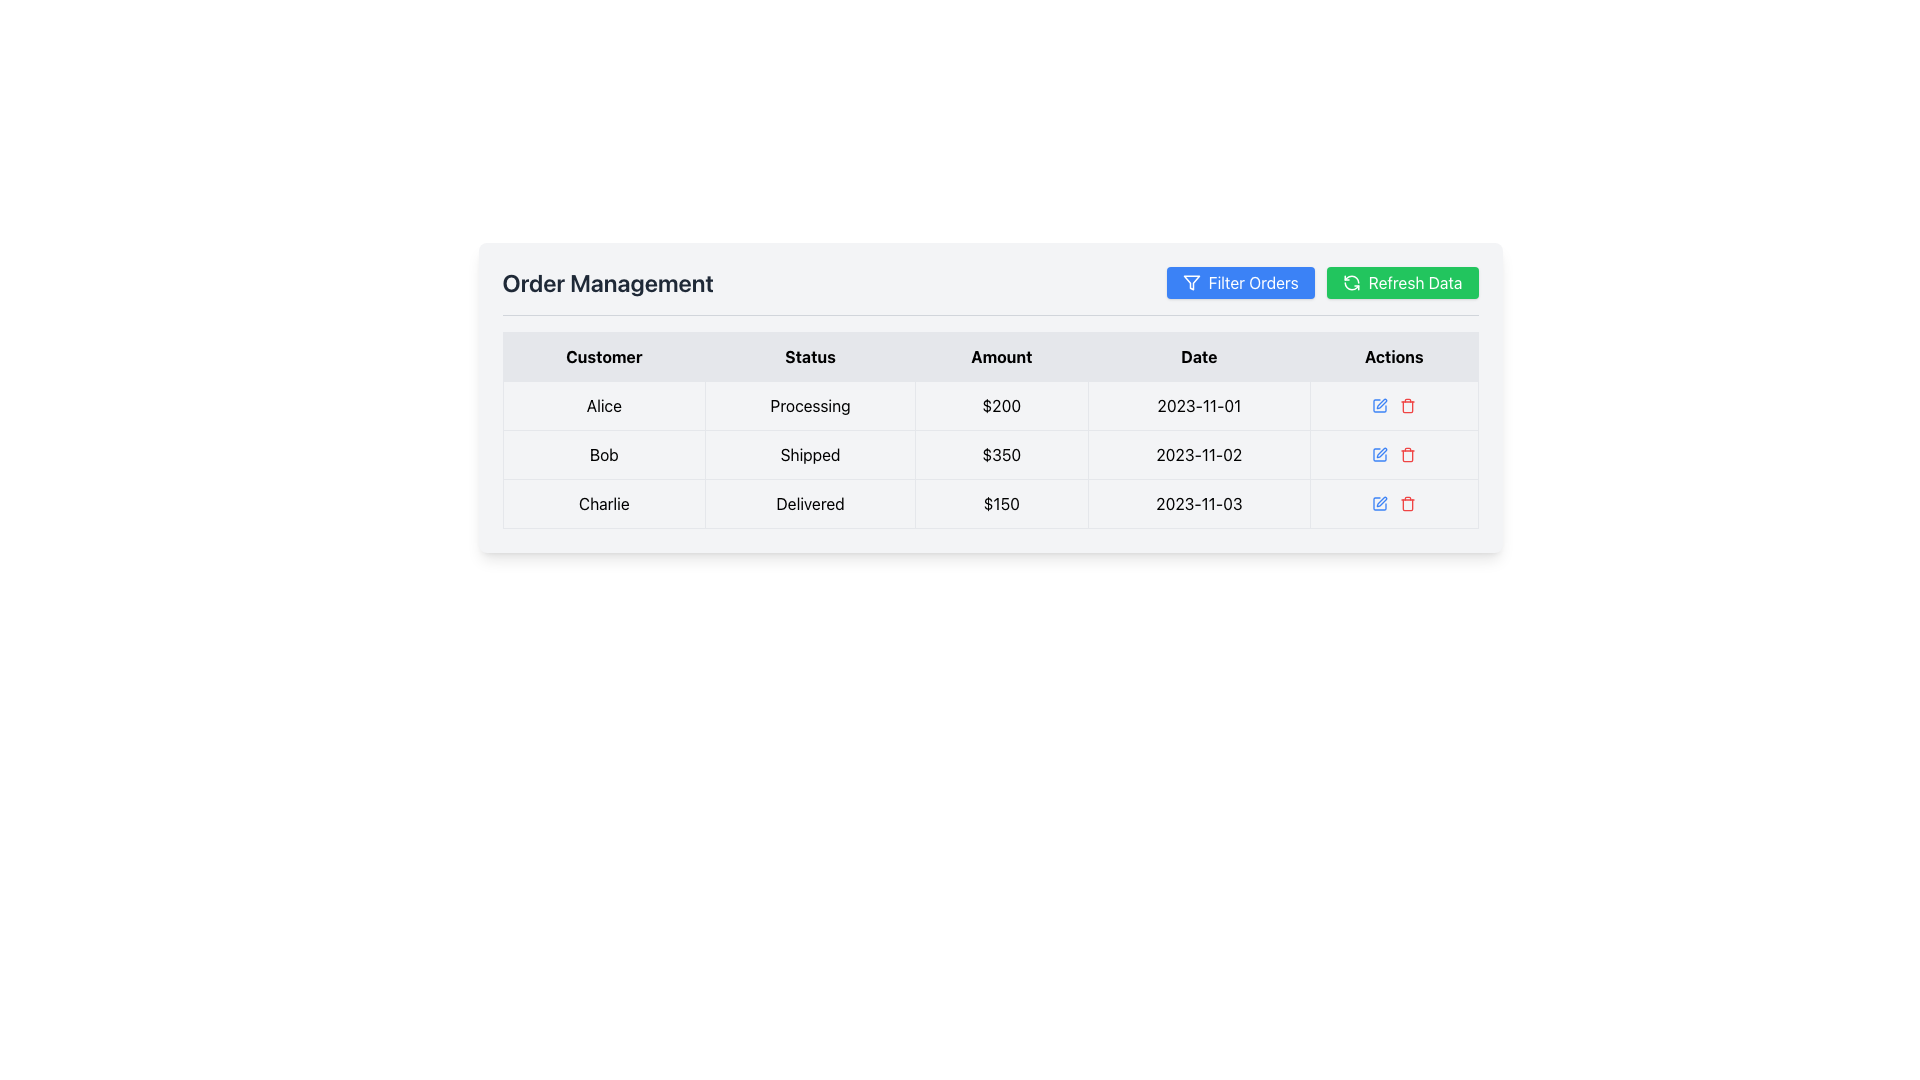  I want to click on the Text Label that indicates the order status as 'Processing' for the row labeled 'Alice' in the data table, so click(810, 405).